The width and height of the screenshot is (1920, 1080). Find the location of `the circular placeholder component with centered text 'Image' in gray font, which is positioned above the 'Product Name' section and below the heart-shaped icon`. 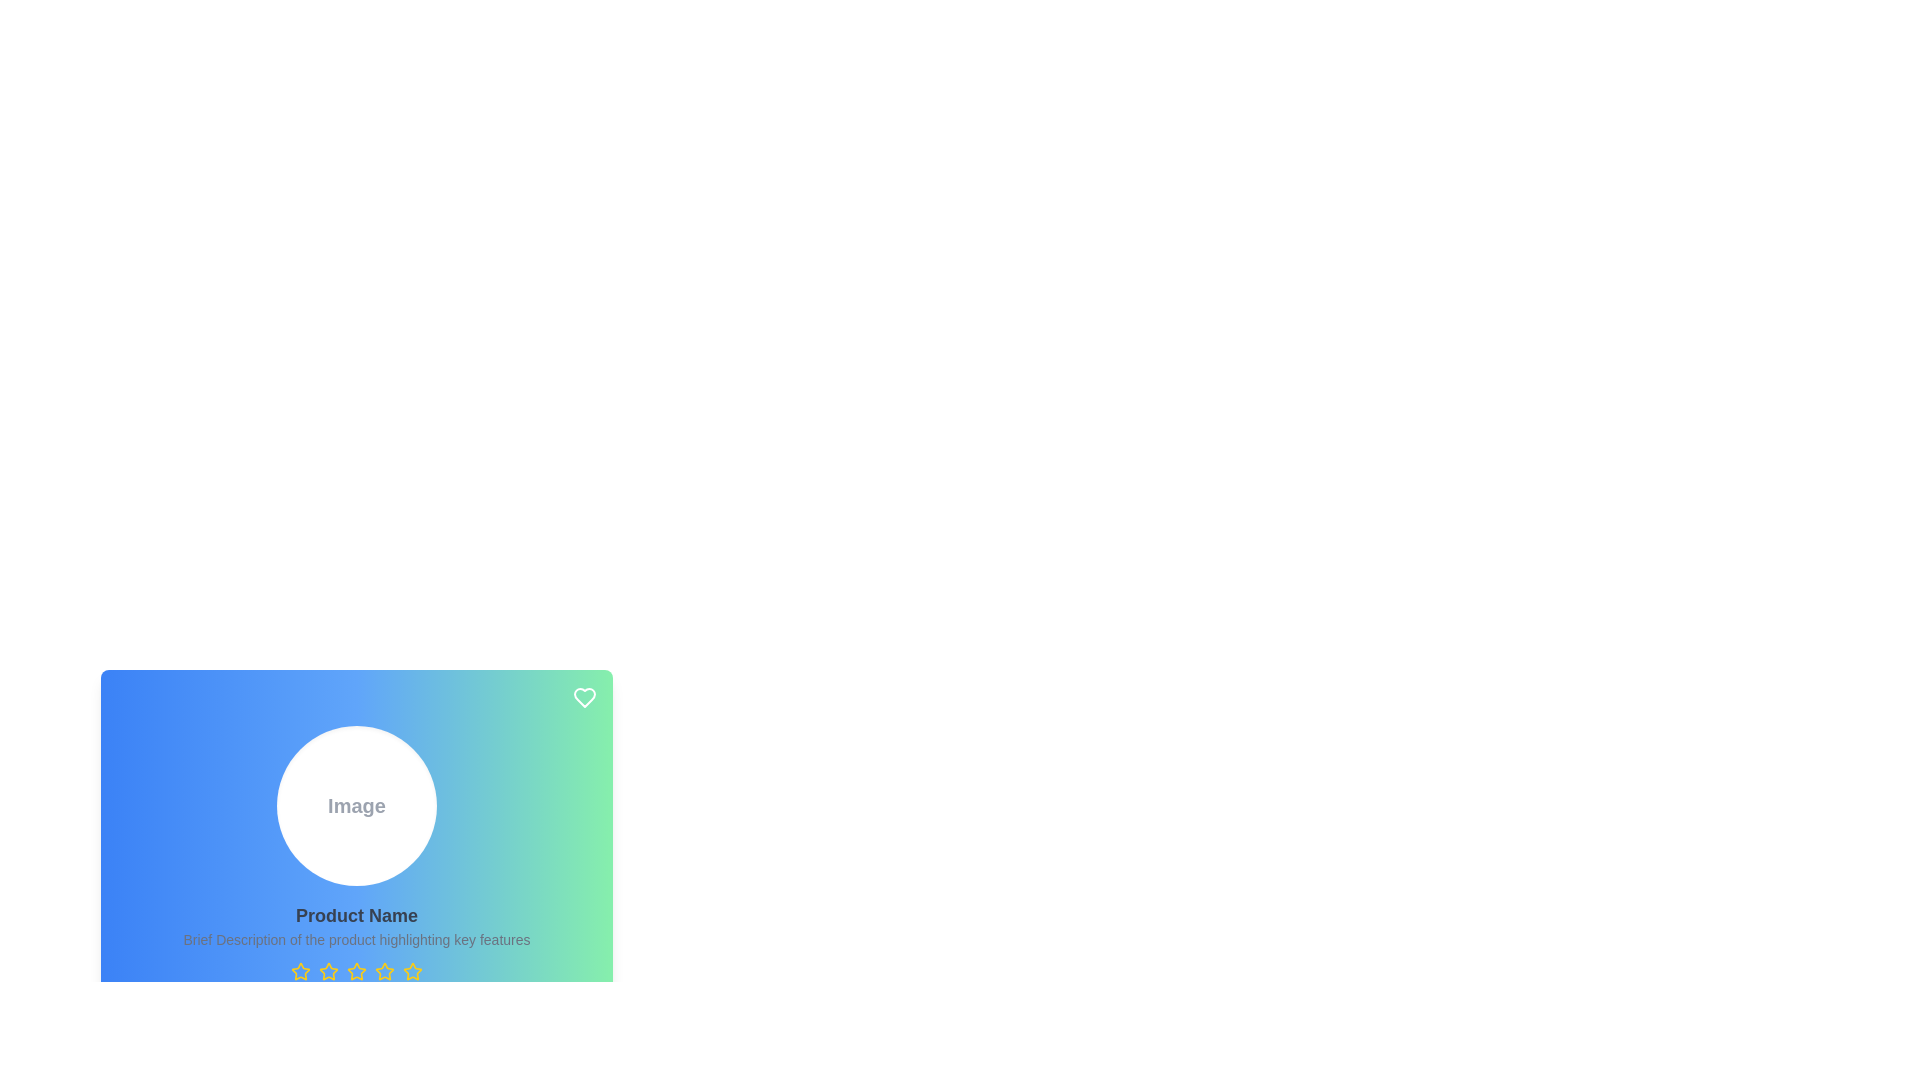

the circular placeholder component with centered text 'Image' in gray font, which is positioned above the 'Product Name' section and below the heart-shaped icon is located at coordinates (356, 805).